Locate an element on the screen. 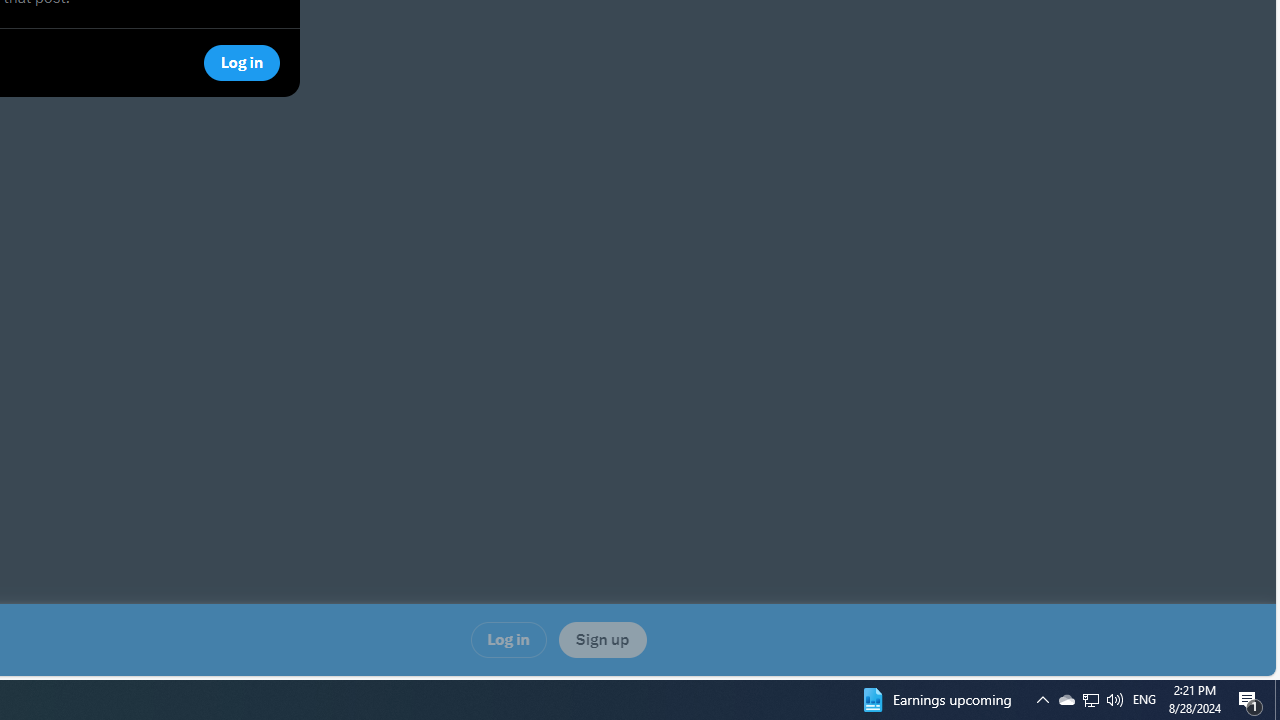 The image size is (1280, 720). 'Sign up' is located at coordinates (601, 640).